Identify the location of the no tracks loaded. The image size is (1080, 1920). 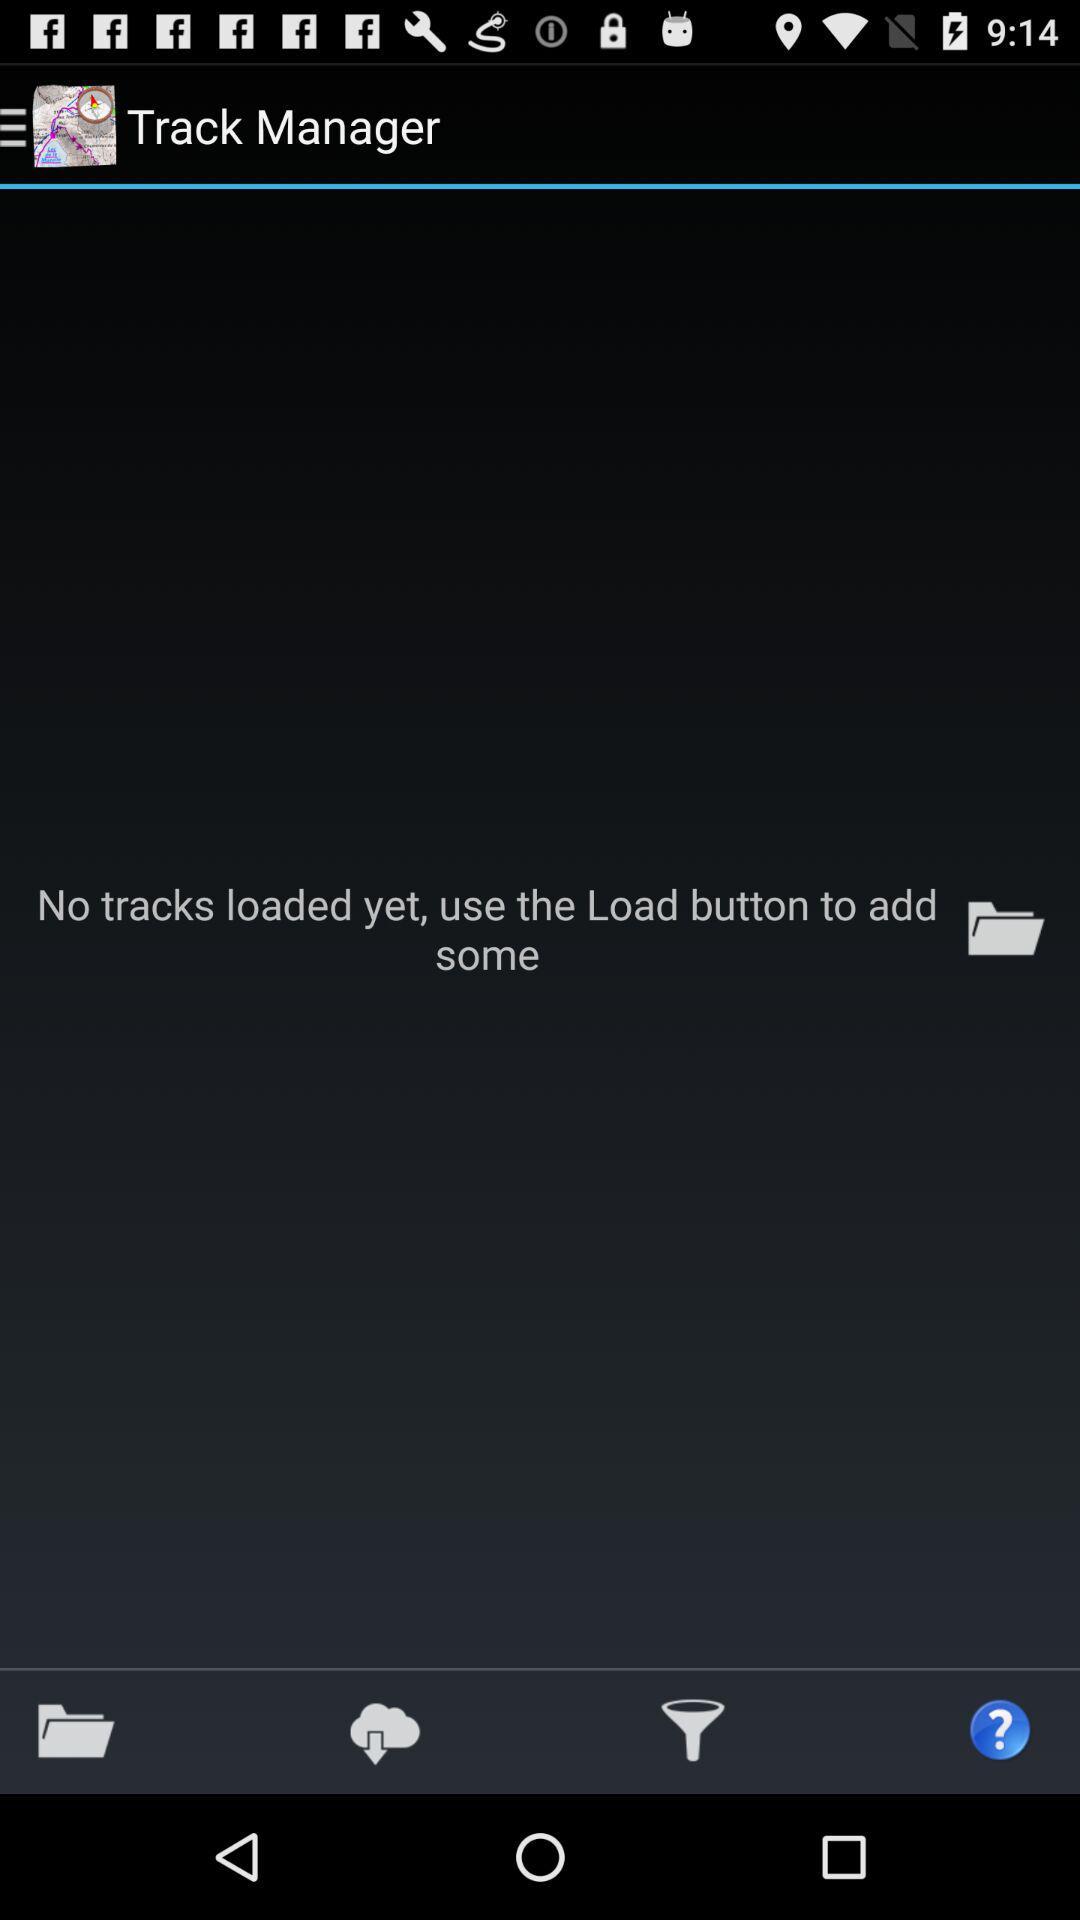
(540, 927).